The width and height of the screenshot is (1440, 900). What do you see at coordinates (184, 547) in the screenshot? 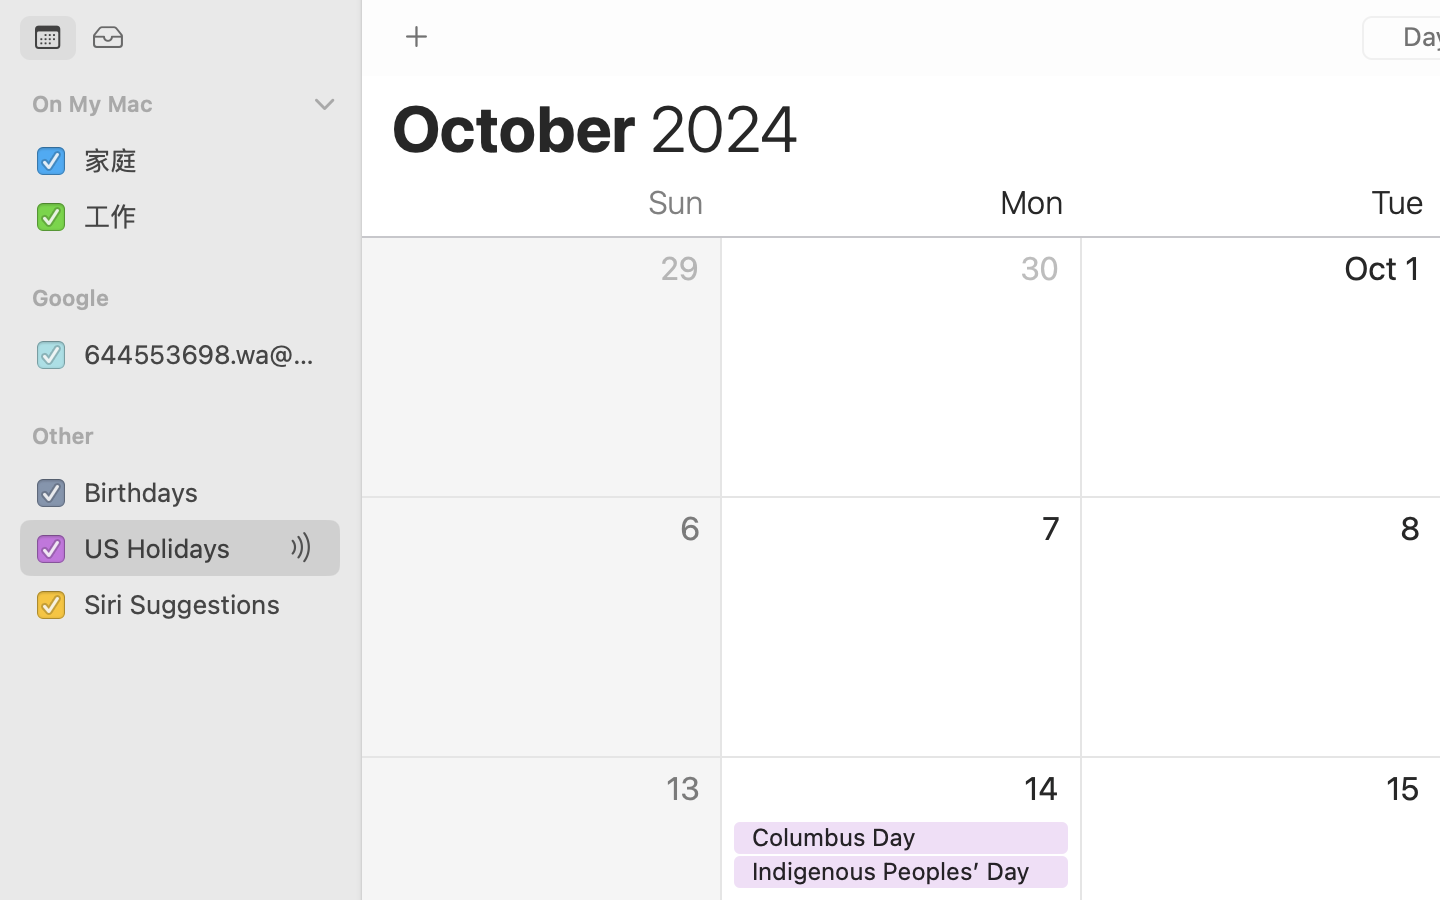
I see `'US Holidays'` at bounding box center [184, 547].